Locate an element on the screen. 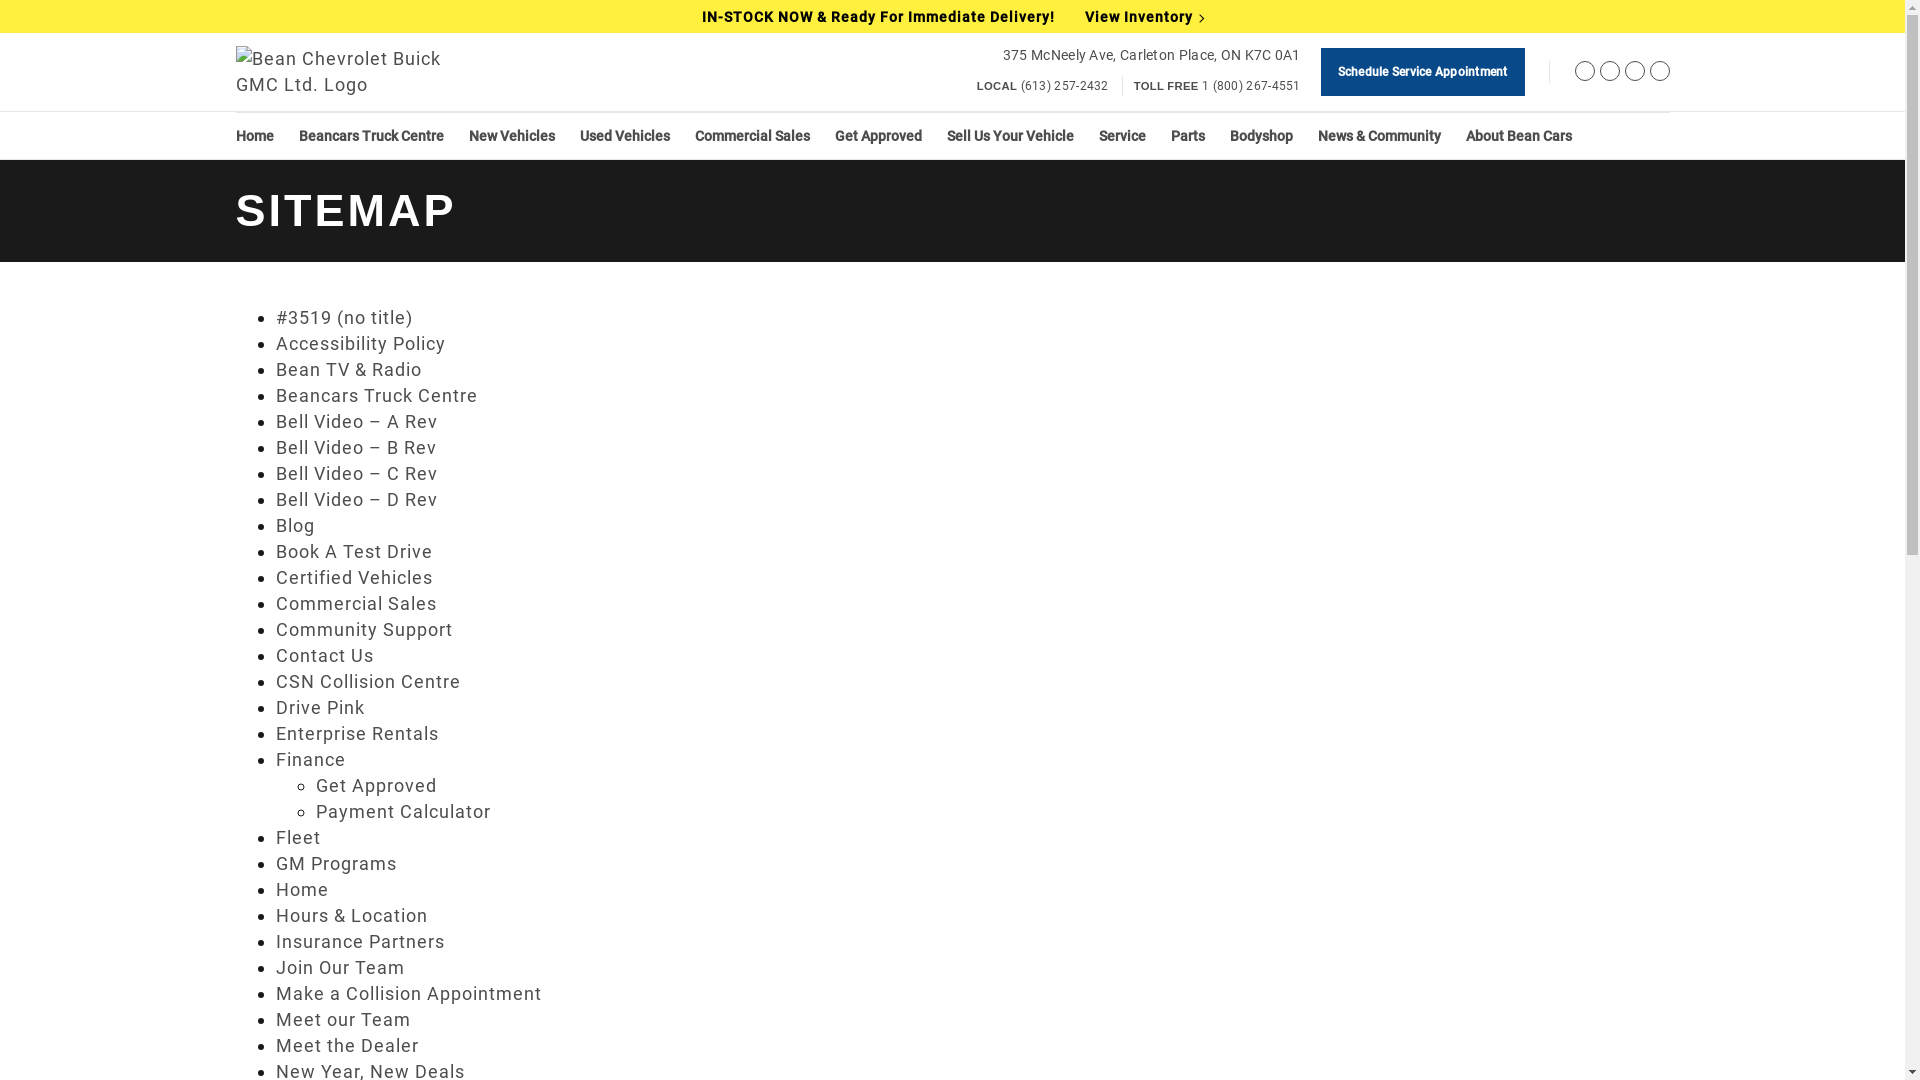 The image size is (1920, 1080). 'https://www.youtube.com/channel/UCMYuVJlSnodwUqm1pVQkKfA' is located at coordinates (1650, 73).